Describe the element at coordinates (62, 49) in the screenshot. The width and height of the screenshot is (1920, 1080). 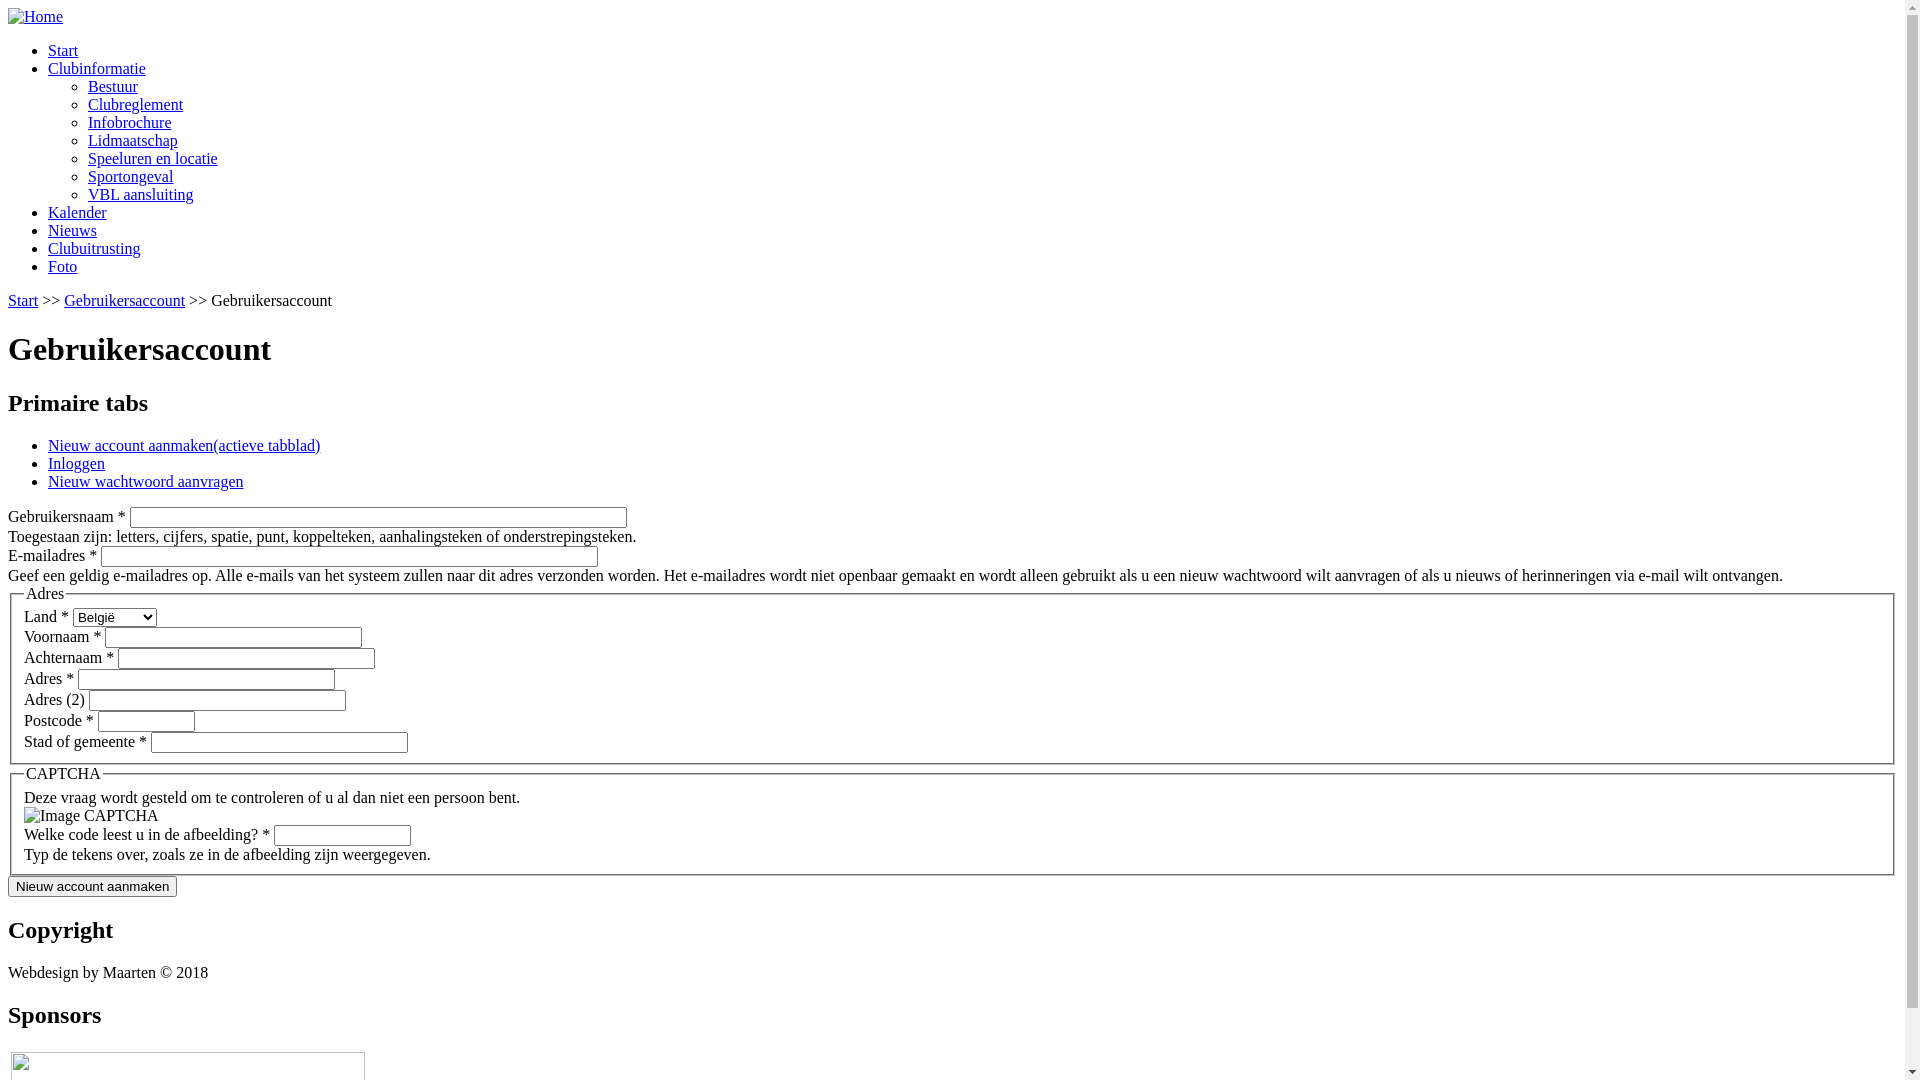
I see `'Start'` at that location.